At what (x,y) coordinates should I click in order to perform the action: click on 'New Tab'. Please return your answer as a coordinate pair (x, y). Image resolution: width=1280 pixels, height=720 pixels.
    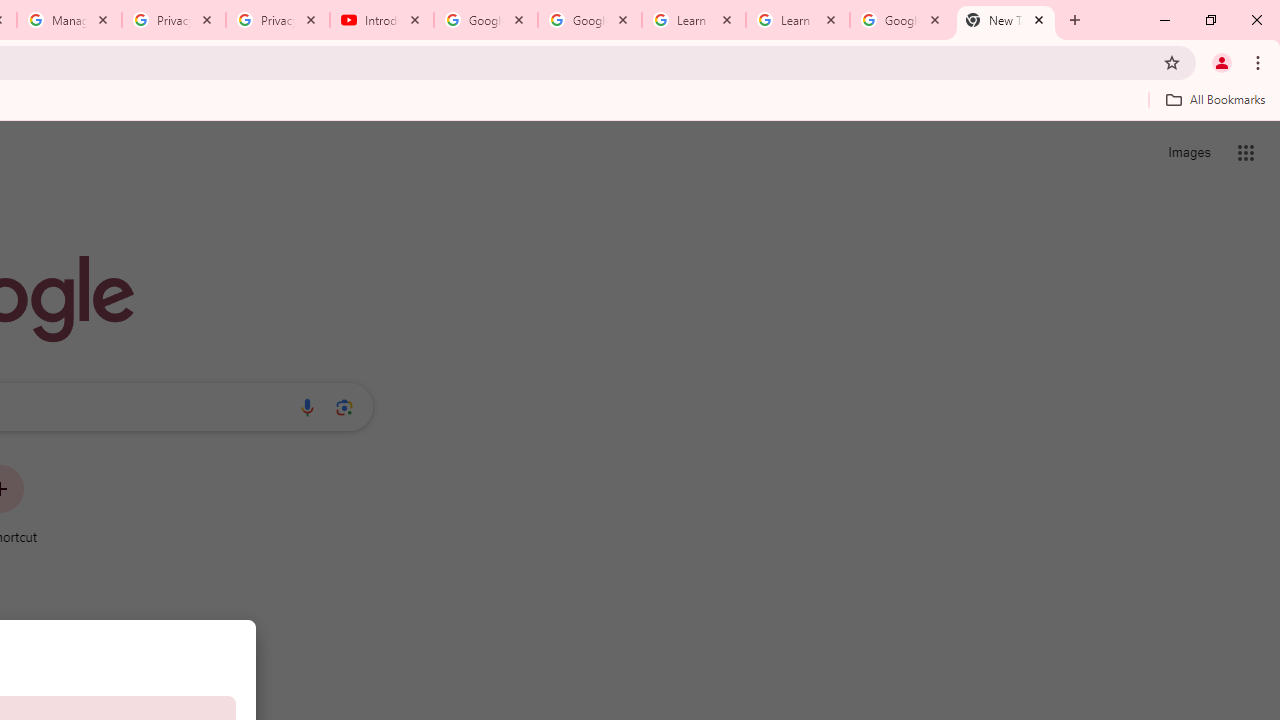
    Looking at the image, I should click on (1006, 20).